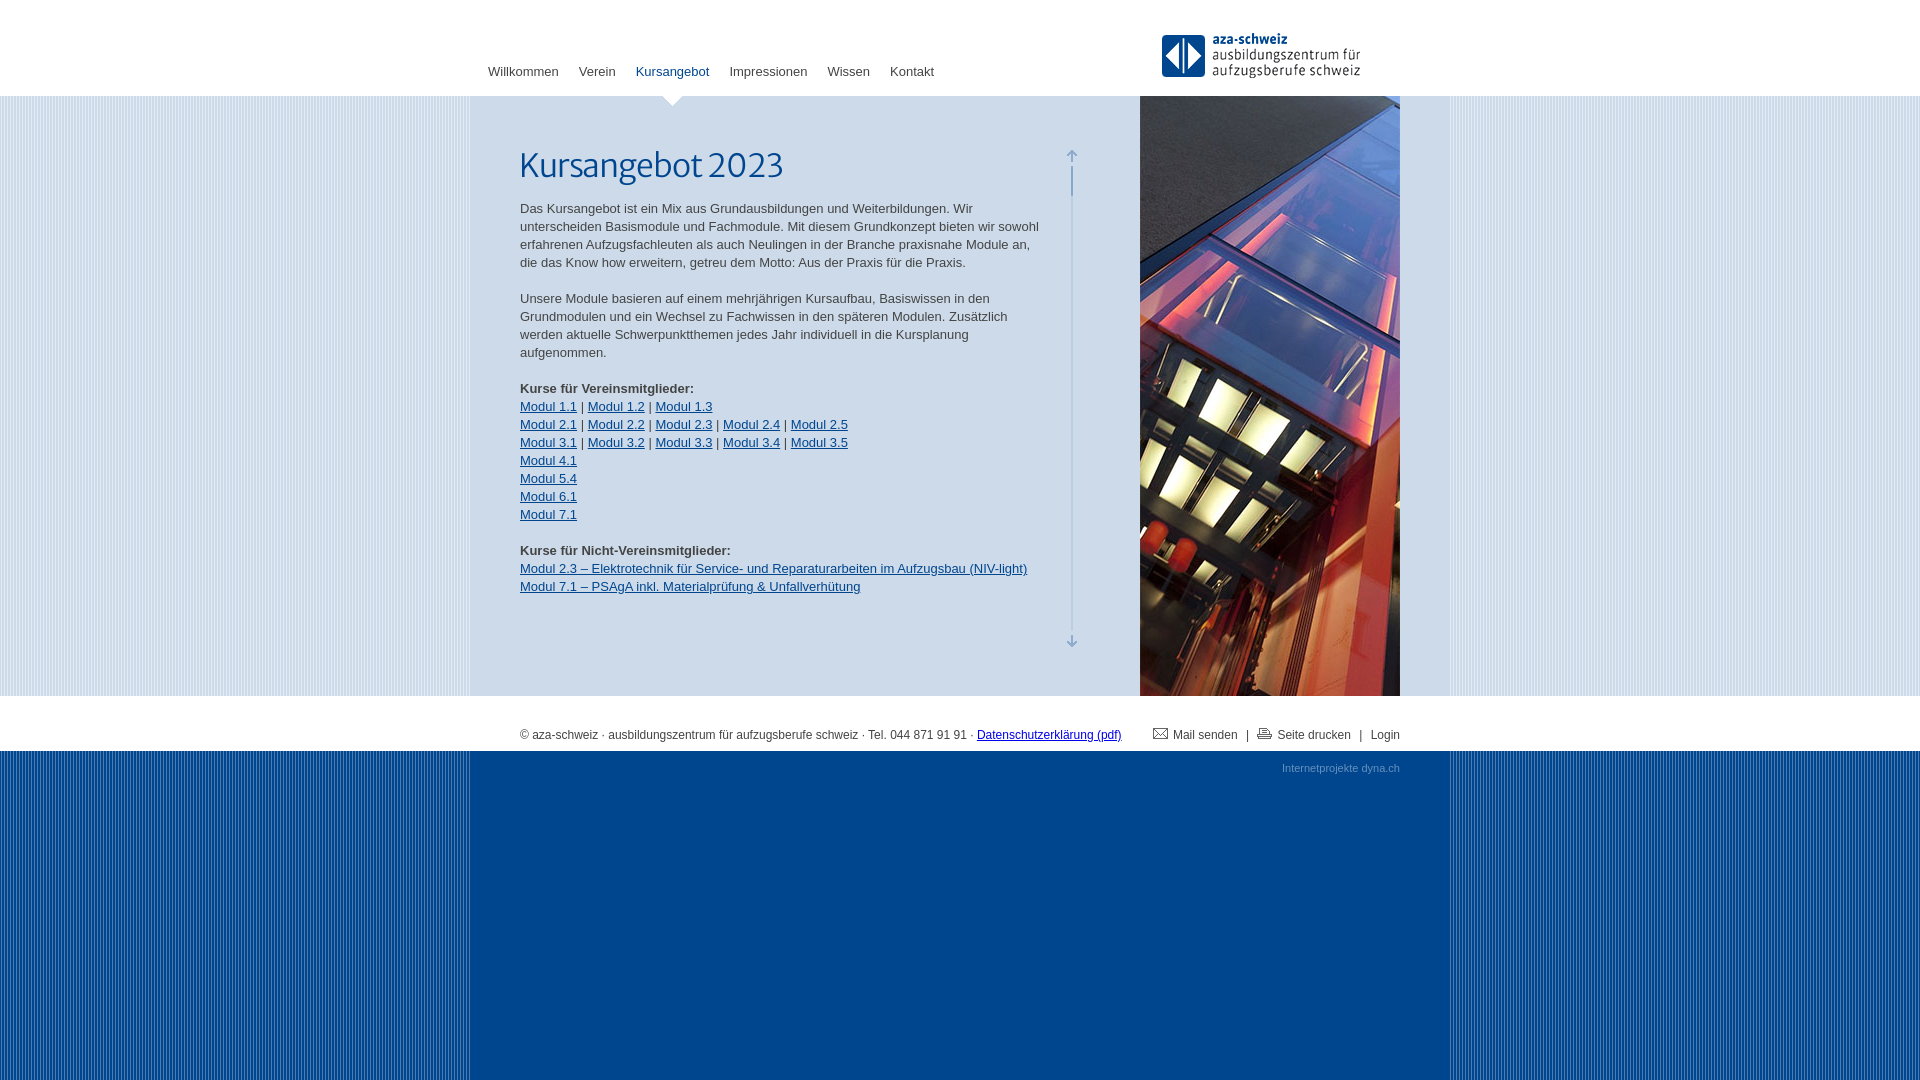  Describe the element at coordinates (1384, 735) in the screenshot. I see `'Login'` at that location.